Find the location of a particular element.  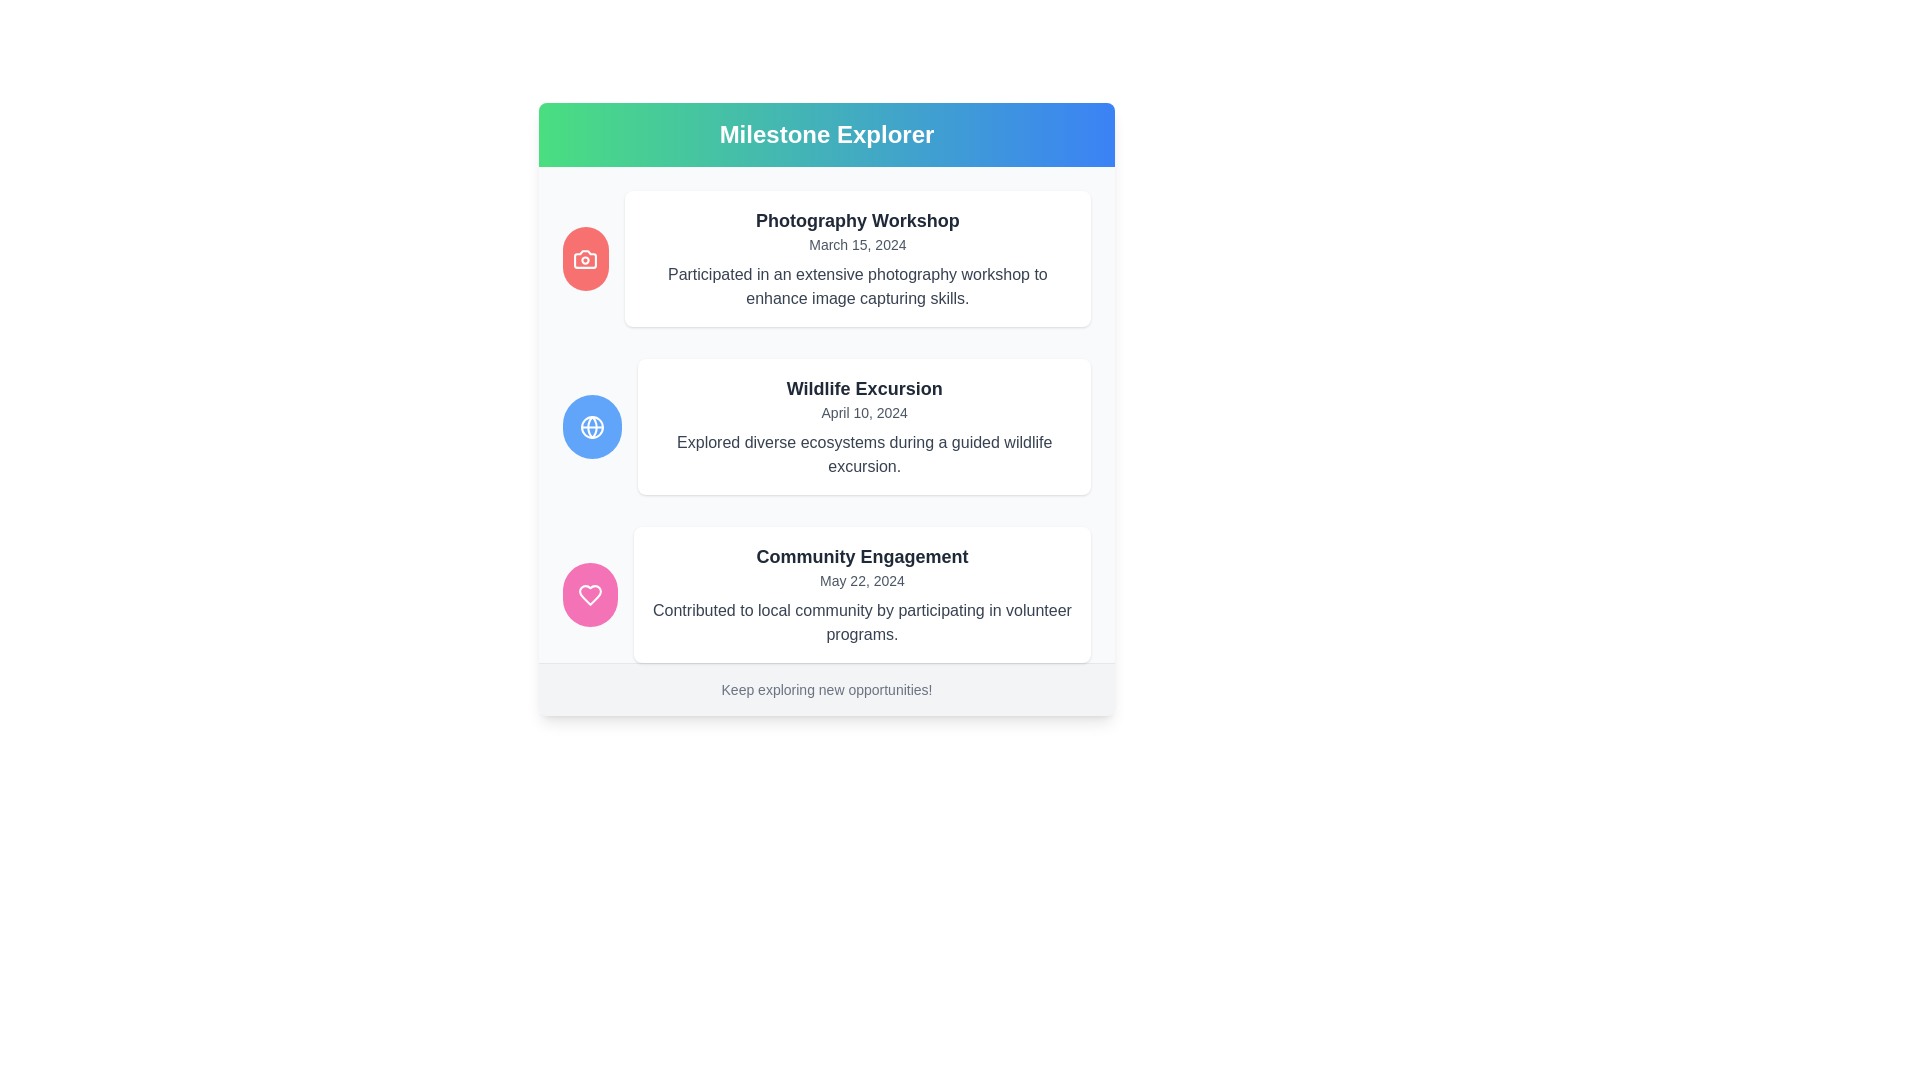

text content of the descriptive text block styled in gray (#707070), which states 'Contributed to local community by participating in volunteer programs.' This text block is located within the 'Community Engagement' card, below the title and date is located at coordinates (862, 622).